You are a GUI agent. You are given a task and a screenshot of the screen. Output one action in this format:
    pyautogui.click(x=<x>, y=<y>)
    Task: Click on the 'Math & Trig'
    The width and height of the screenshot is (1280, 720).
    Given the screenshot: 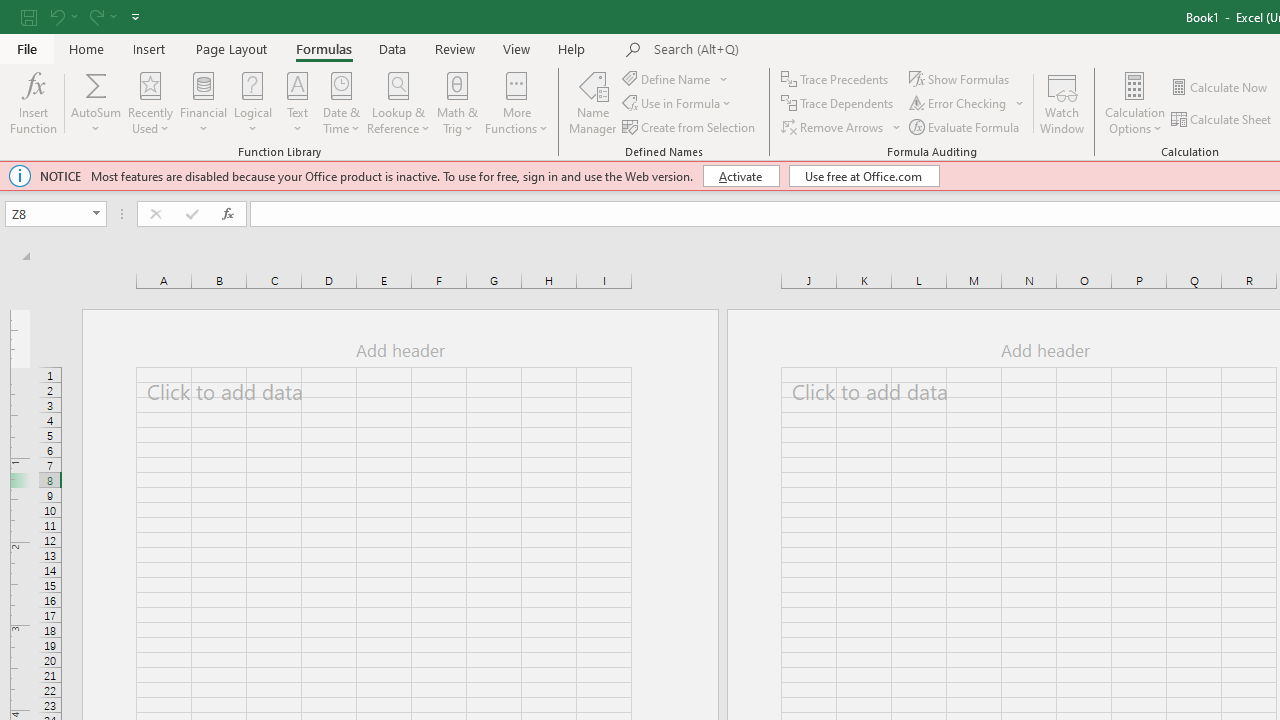 What is the action you would take?
    pyautogui.click(x=457, y=103)
    